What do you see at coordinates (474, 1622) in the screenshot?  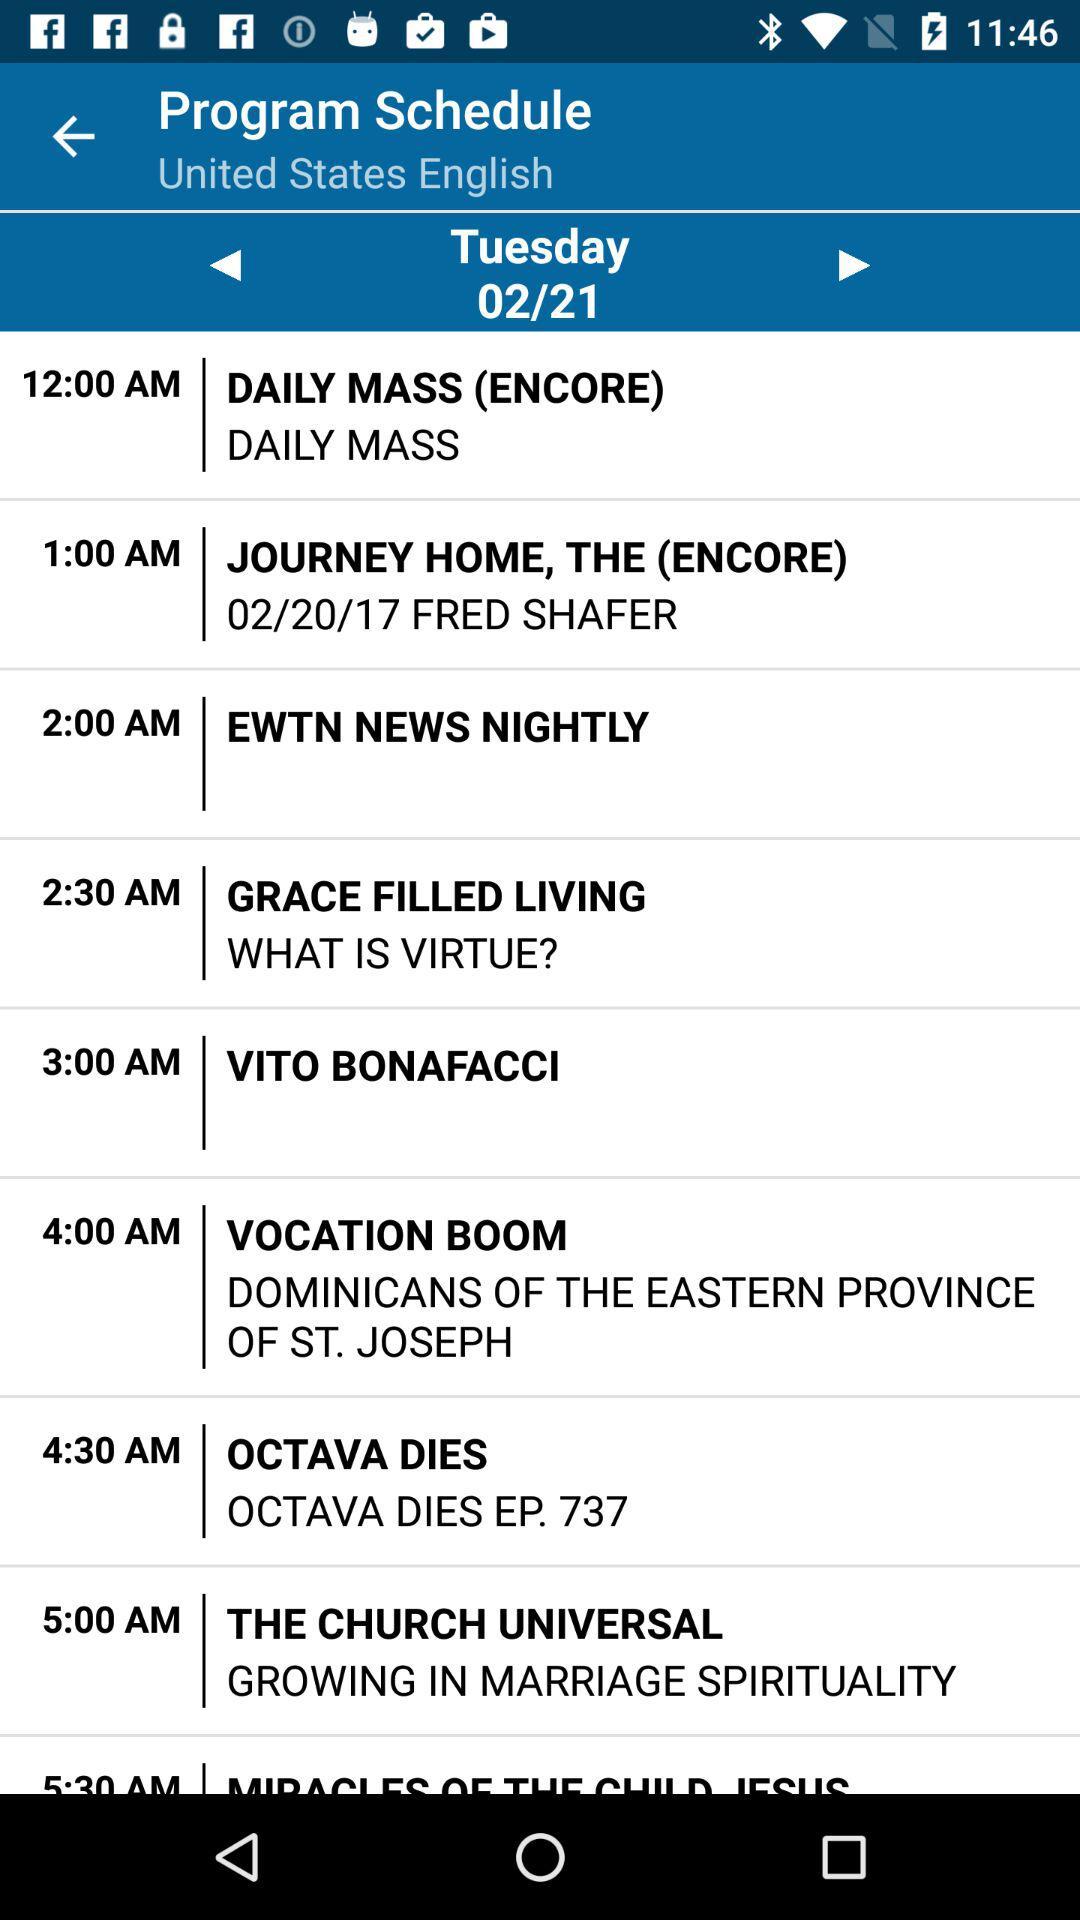 I see `the the church universal icon` at bounding box center [474, 1622].